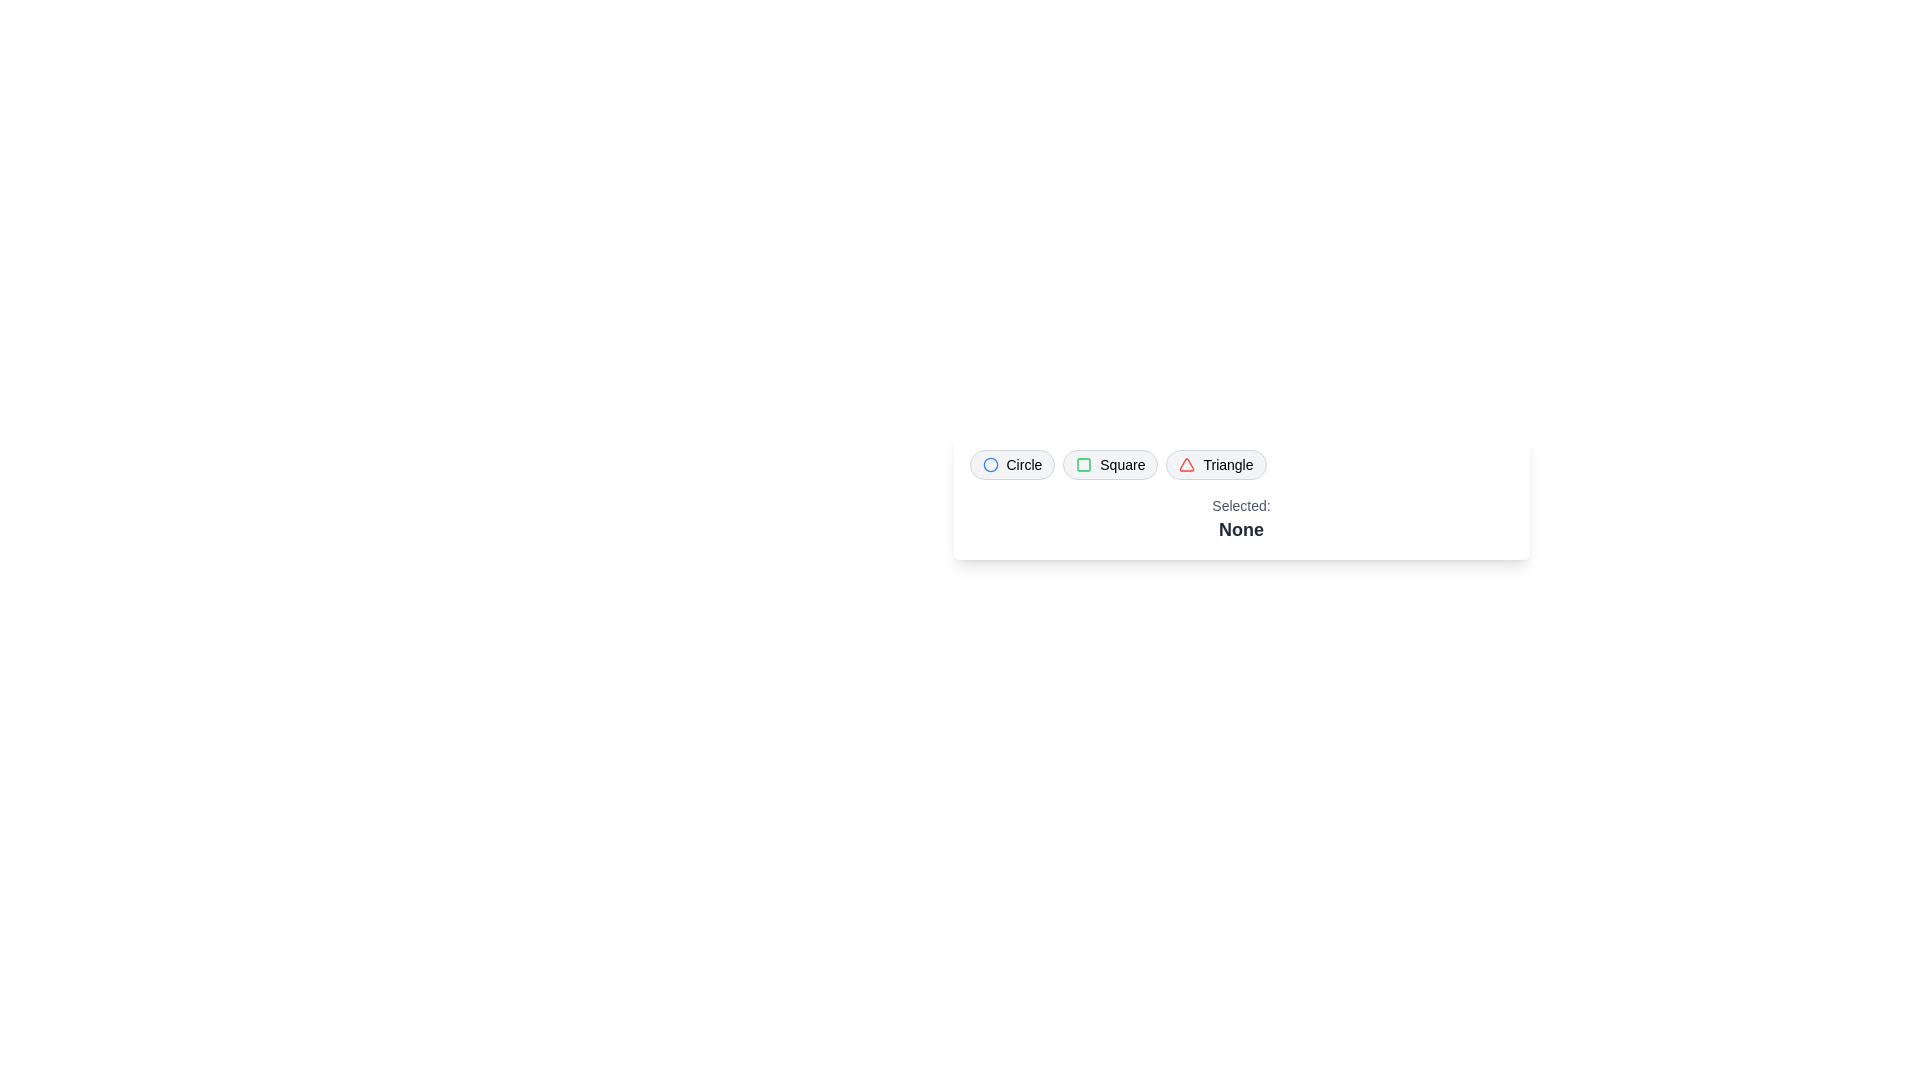 The height and width of the screenshot is (1080, 1920). What do you see at coordinates (1215, 465) in the screenshot?
I see `the chip labeled Triangle` at bounding box center [1215, 465].